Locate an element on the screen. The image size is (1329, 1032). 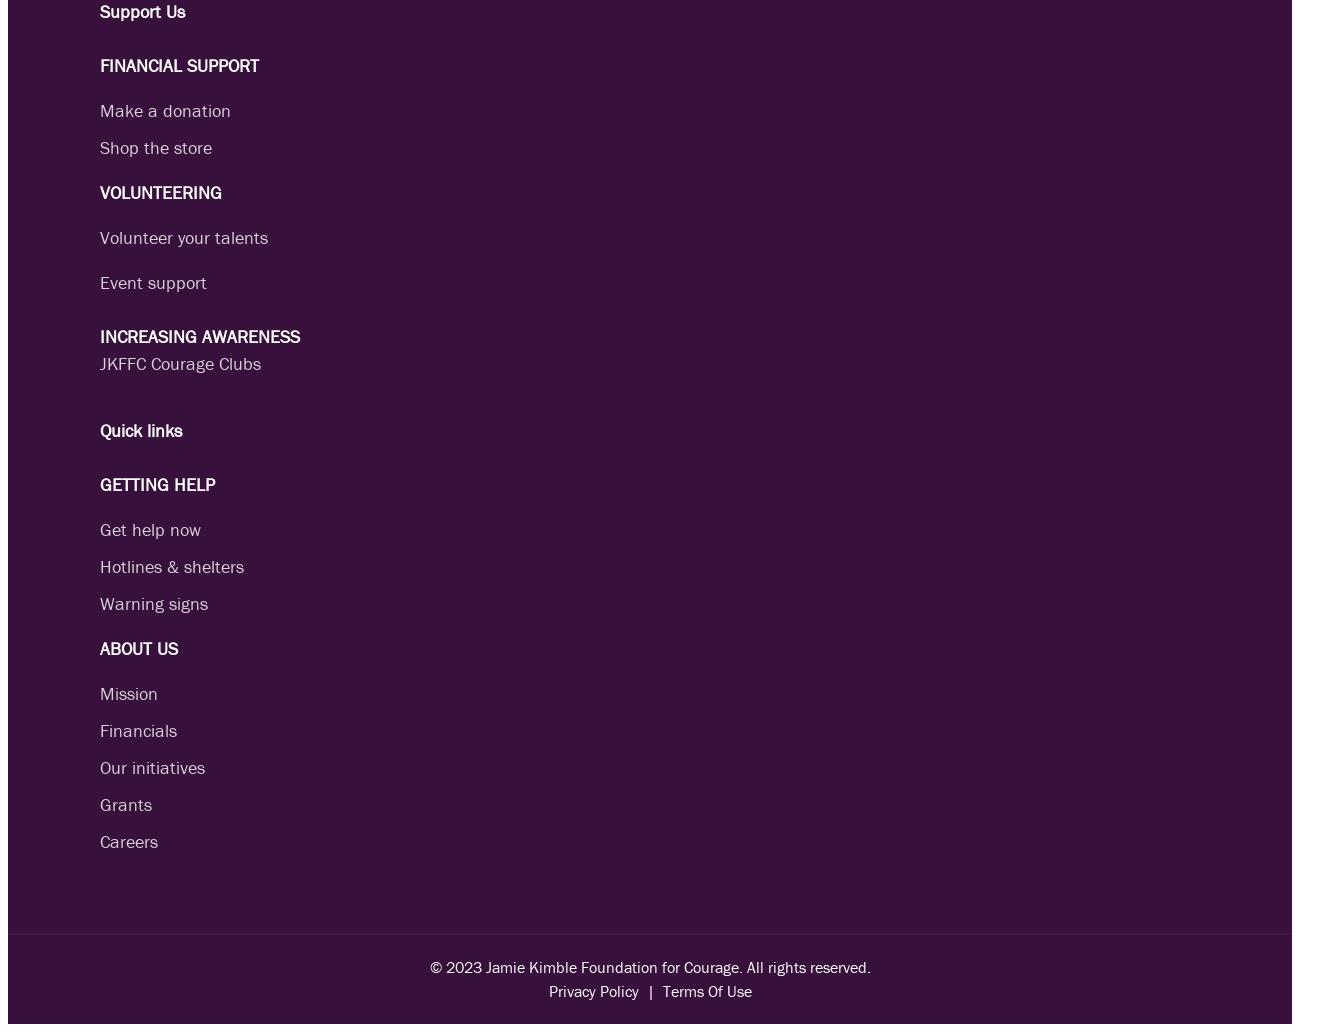
'Warning signs' is located at coordinates (154, 603).